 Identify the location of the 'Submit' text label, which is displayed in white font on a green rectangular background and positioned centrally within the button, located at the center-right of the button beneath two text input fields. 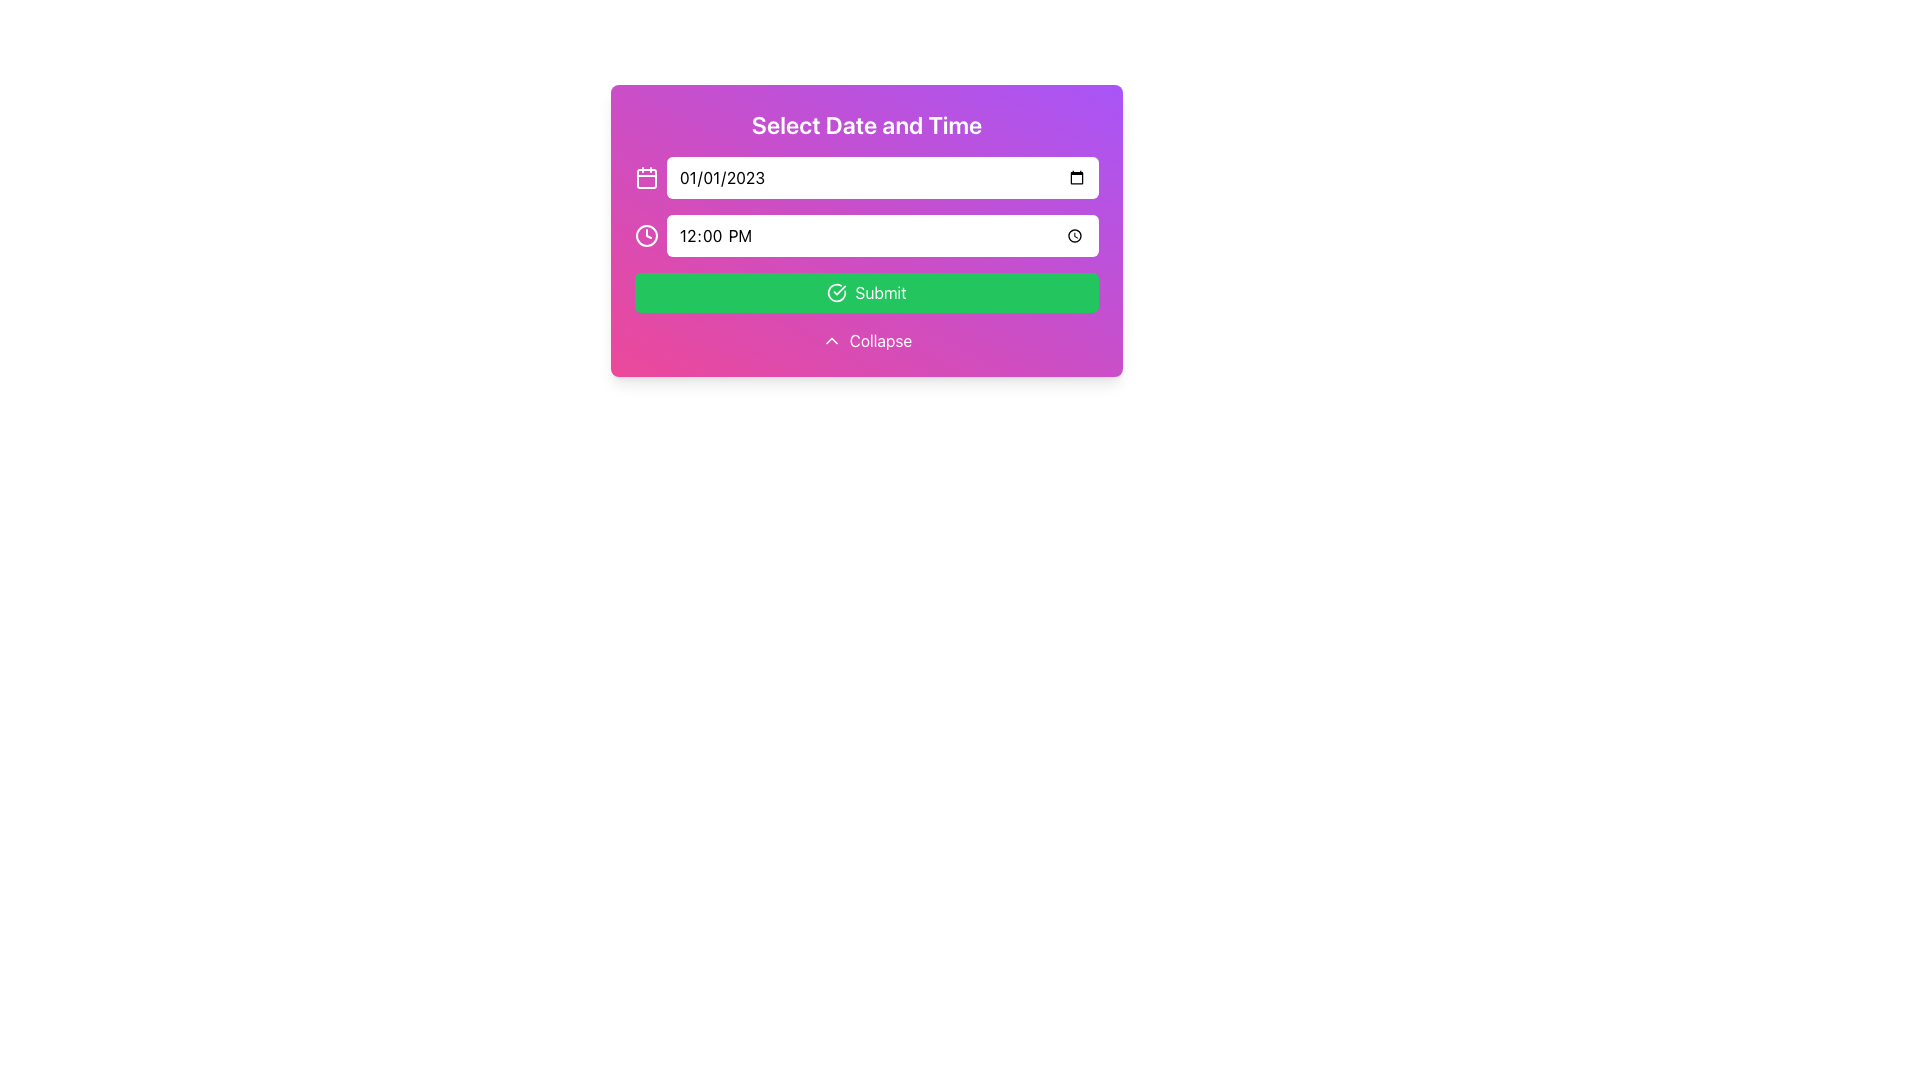
(880, 293).